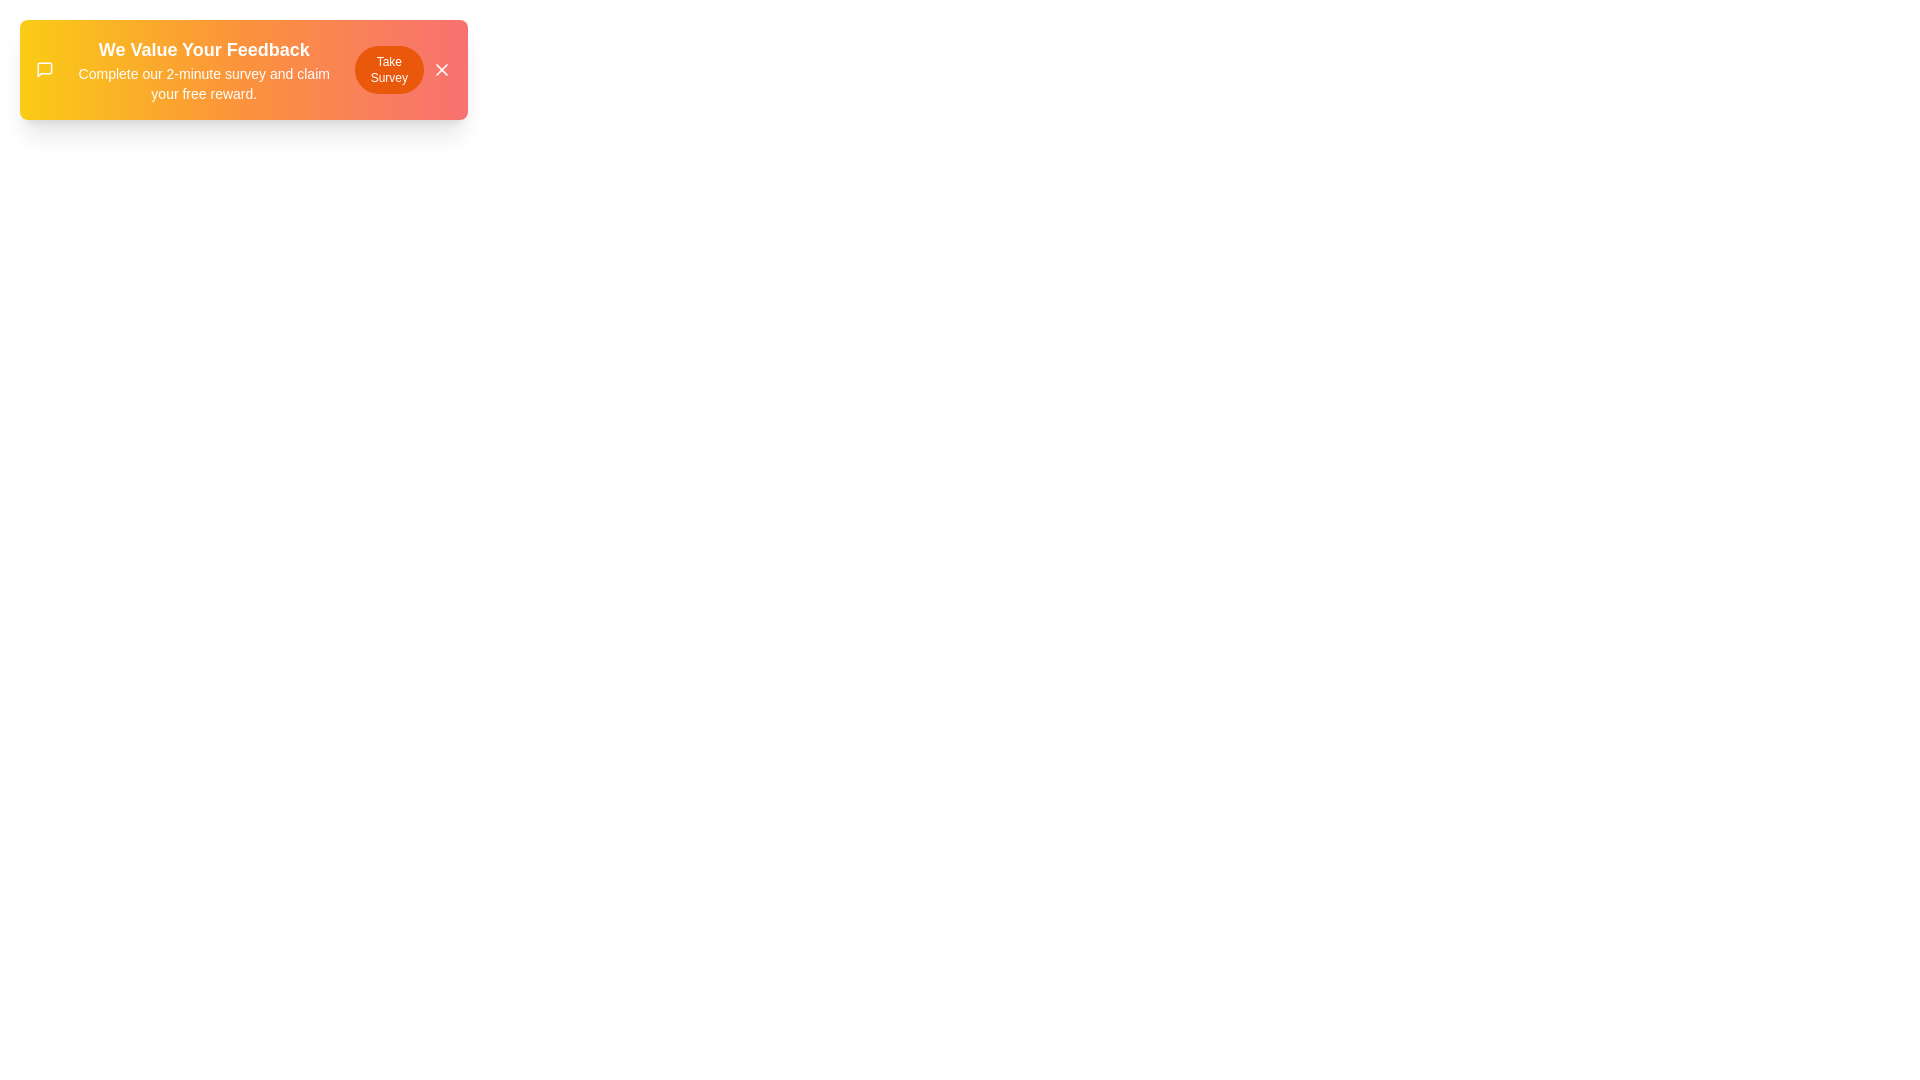 The height and width of the screenshot is (1080, 1920). I want to click on the close icon (X) to dismiss the notification, so click(440, 68).